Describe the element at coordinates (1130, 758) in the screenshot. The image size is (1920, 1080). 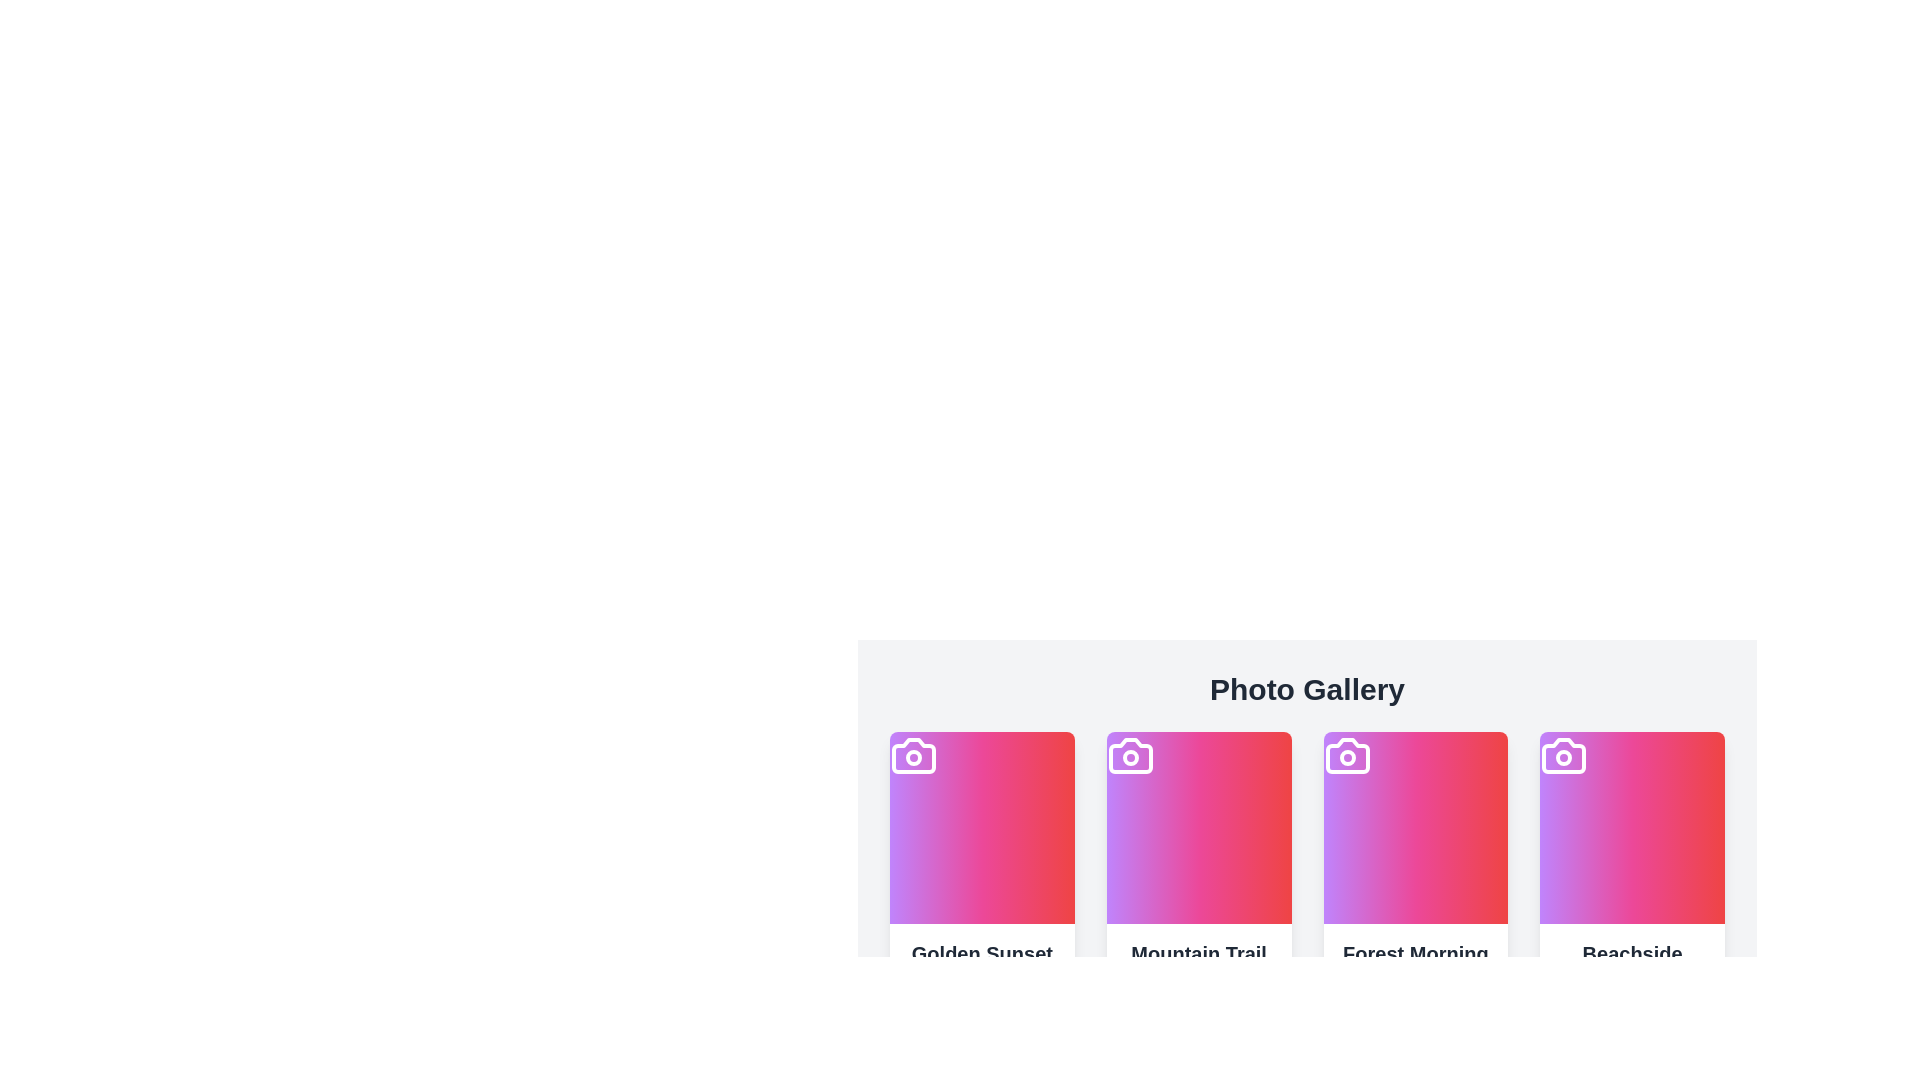
I see `the decorative circle within the camera icon in the second photo card of the grid layout under the 'Photo Gallery' header, specifically for the 'Mountain Trail' image` at that location.